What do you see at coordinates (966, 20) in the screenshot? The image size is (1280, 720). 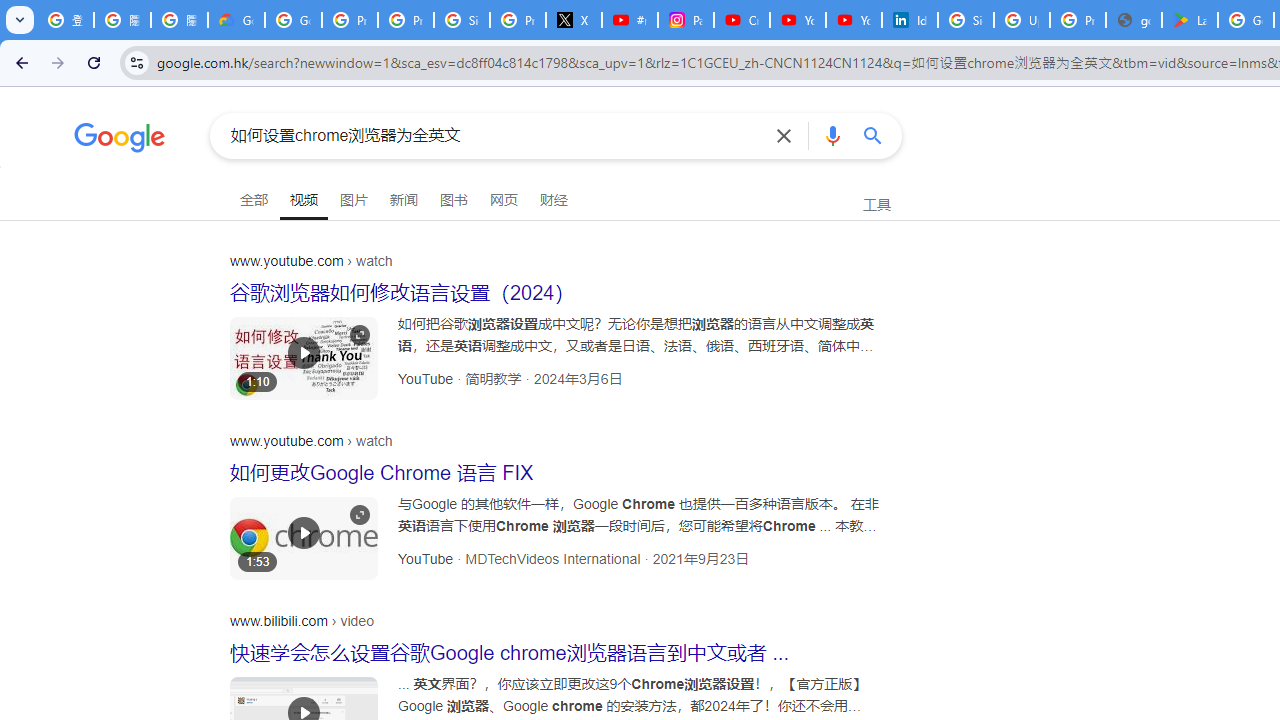 I see `'Sign in - Google Accounts'` at bounding box center [966, 20].